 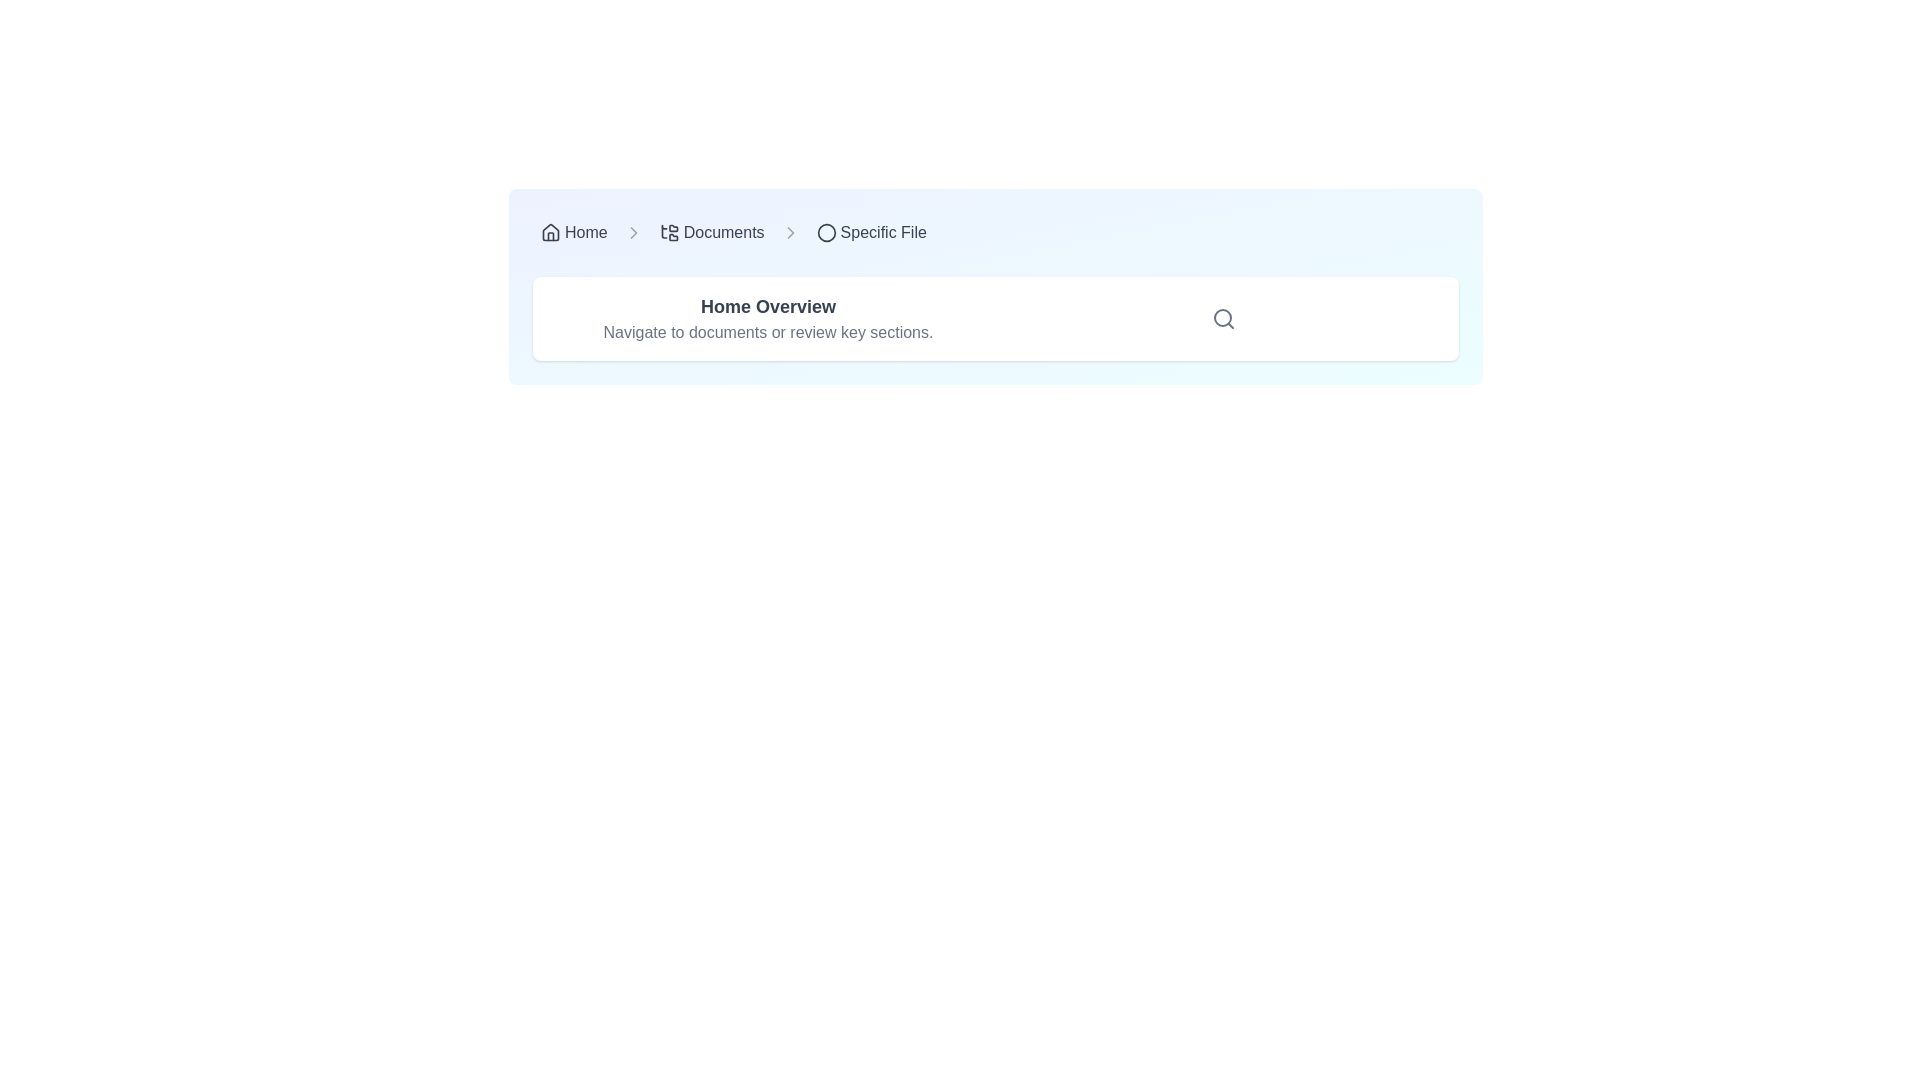 I want to click on the 'Home' text label in the breadcrumb navigation bar, so click(x=585, y=231).